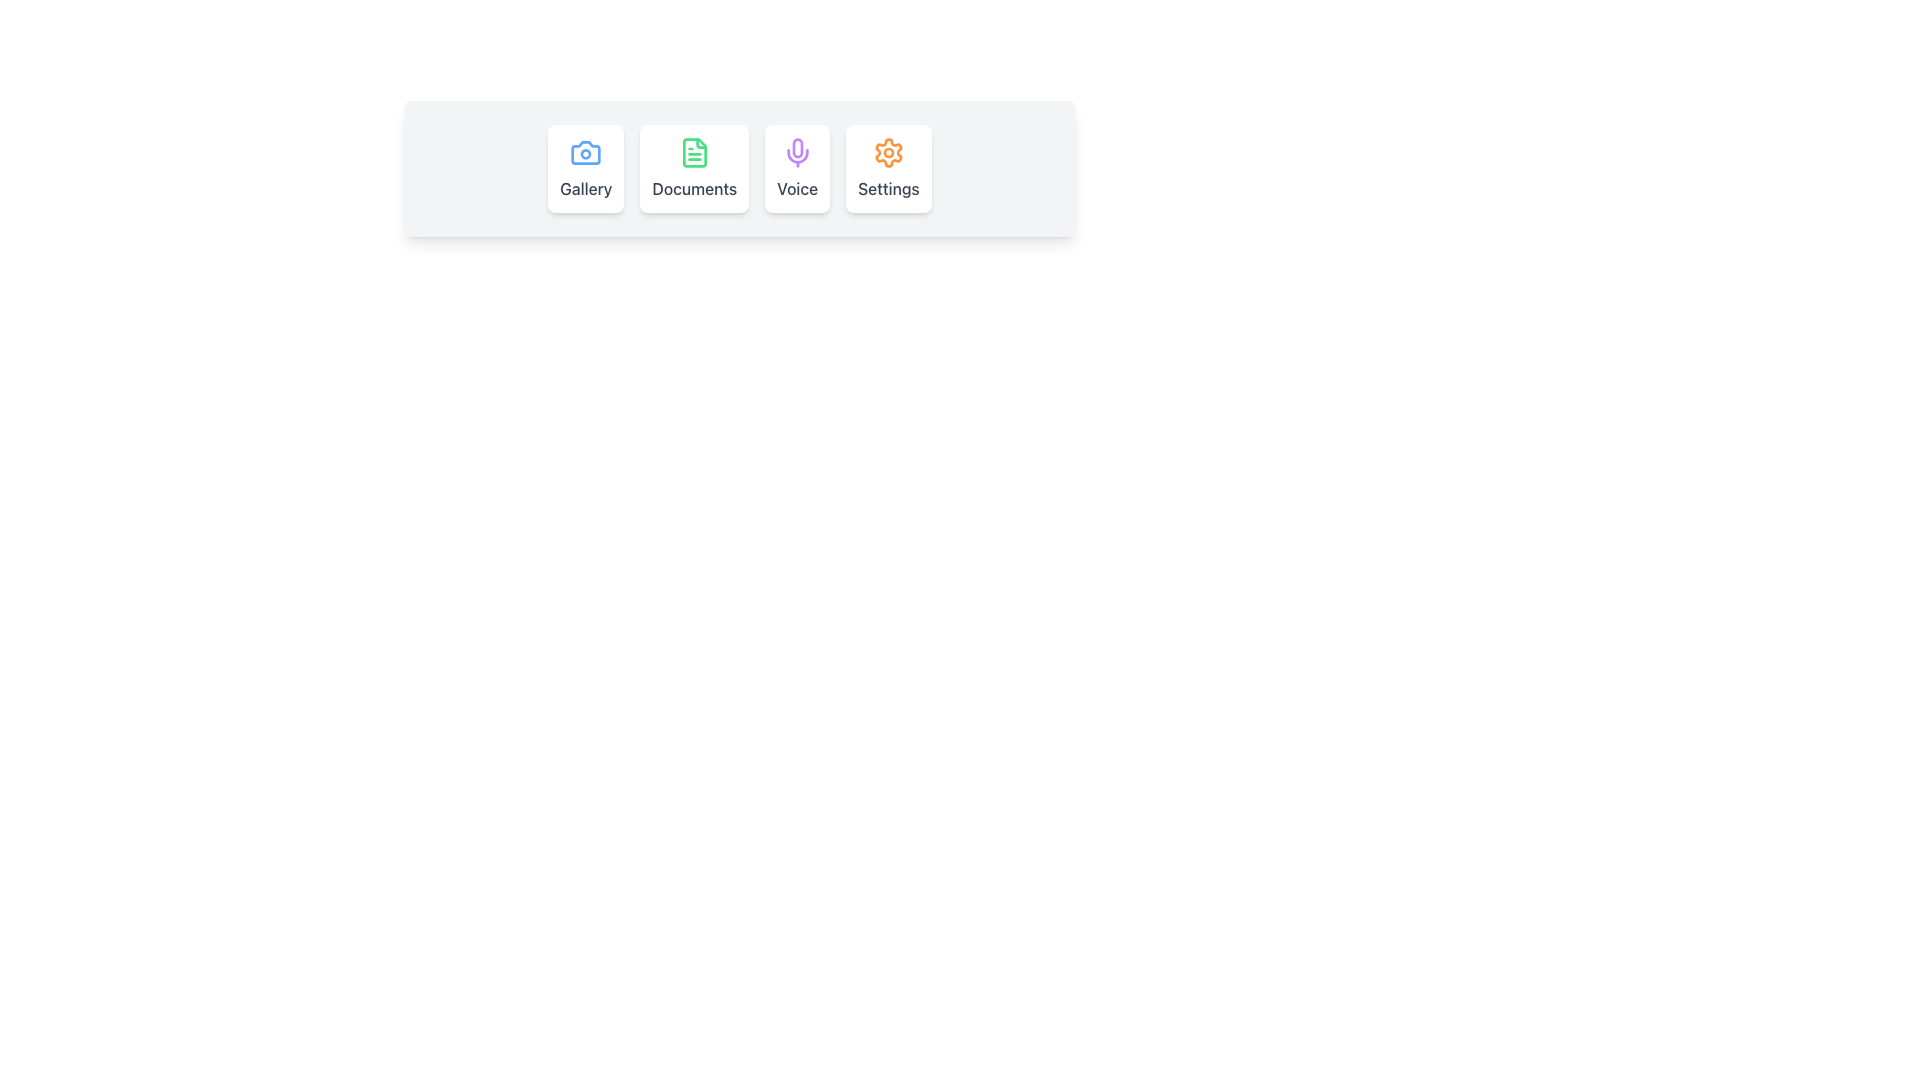 This screenshot has width=1920, height=1080. I want to click on text label displaying 'Documents' located below the green document icon in the second card from the left, so click(694, 189).